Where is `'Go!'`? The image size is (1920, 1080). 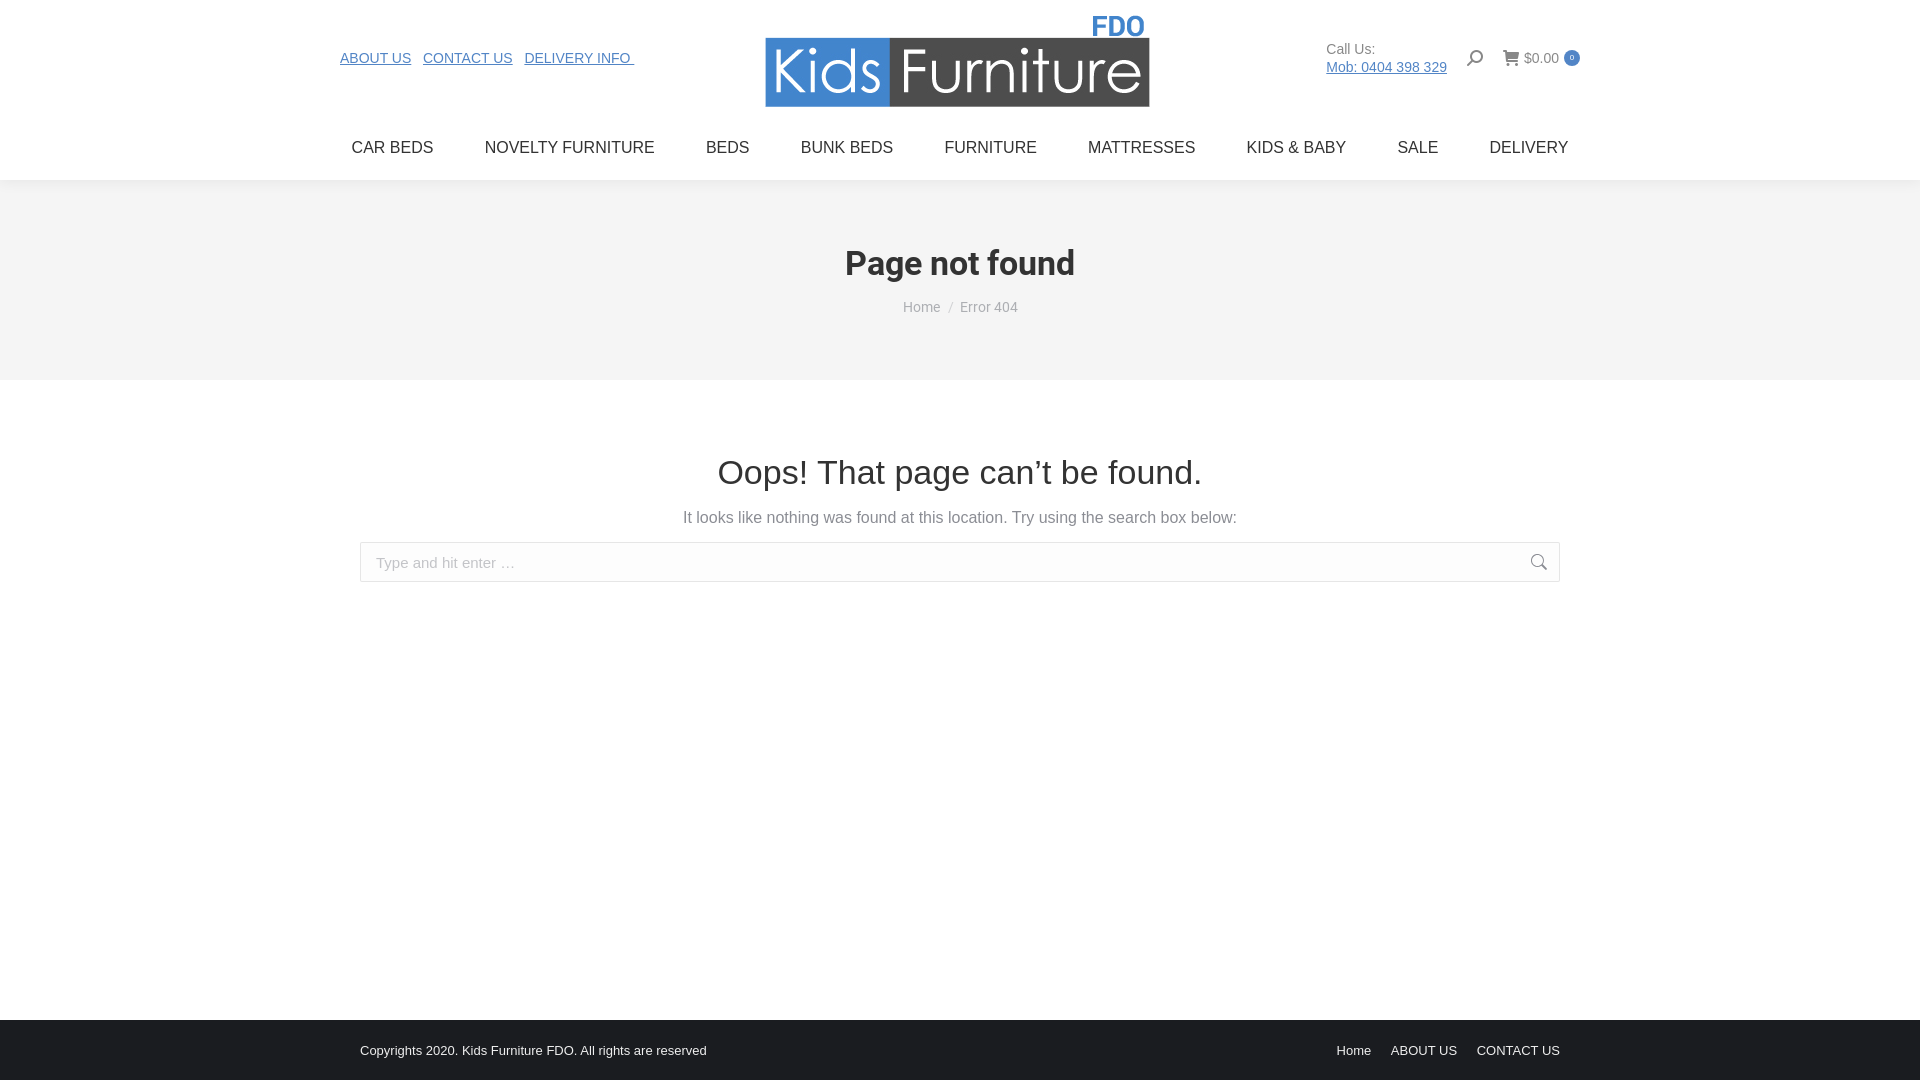 'Go!' is located at coordinates (1590, 563).